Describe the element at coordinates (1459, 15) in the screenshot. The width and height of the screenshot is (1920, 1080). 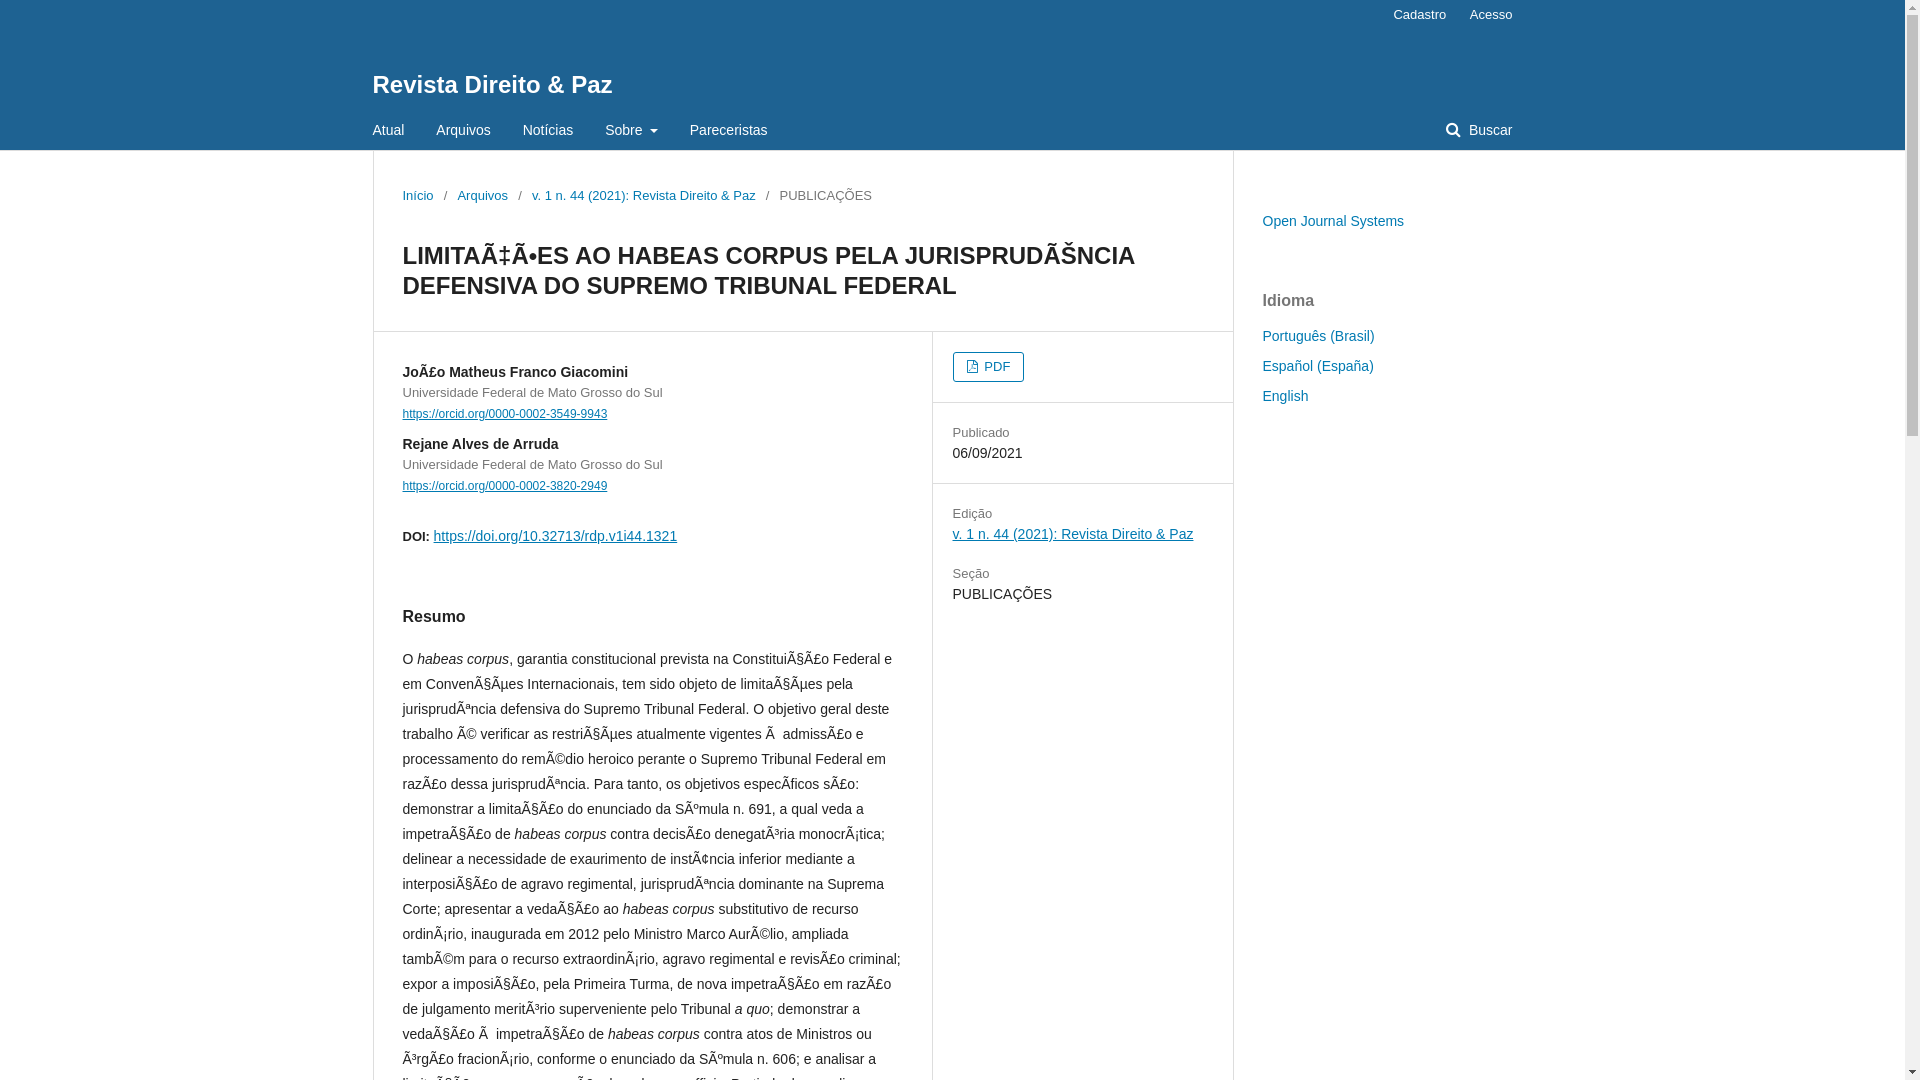
I see `'Acesso'` at that location.